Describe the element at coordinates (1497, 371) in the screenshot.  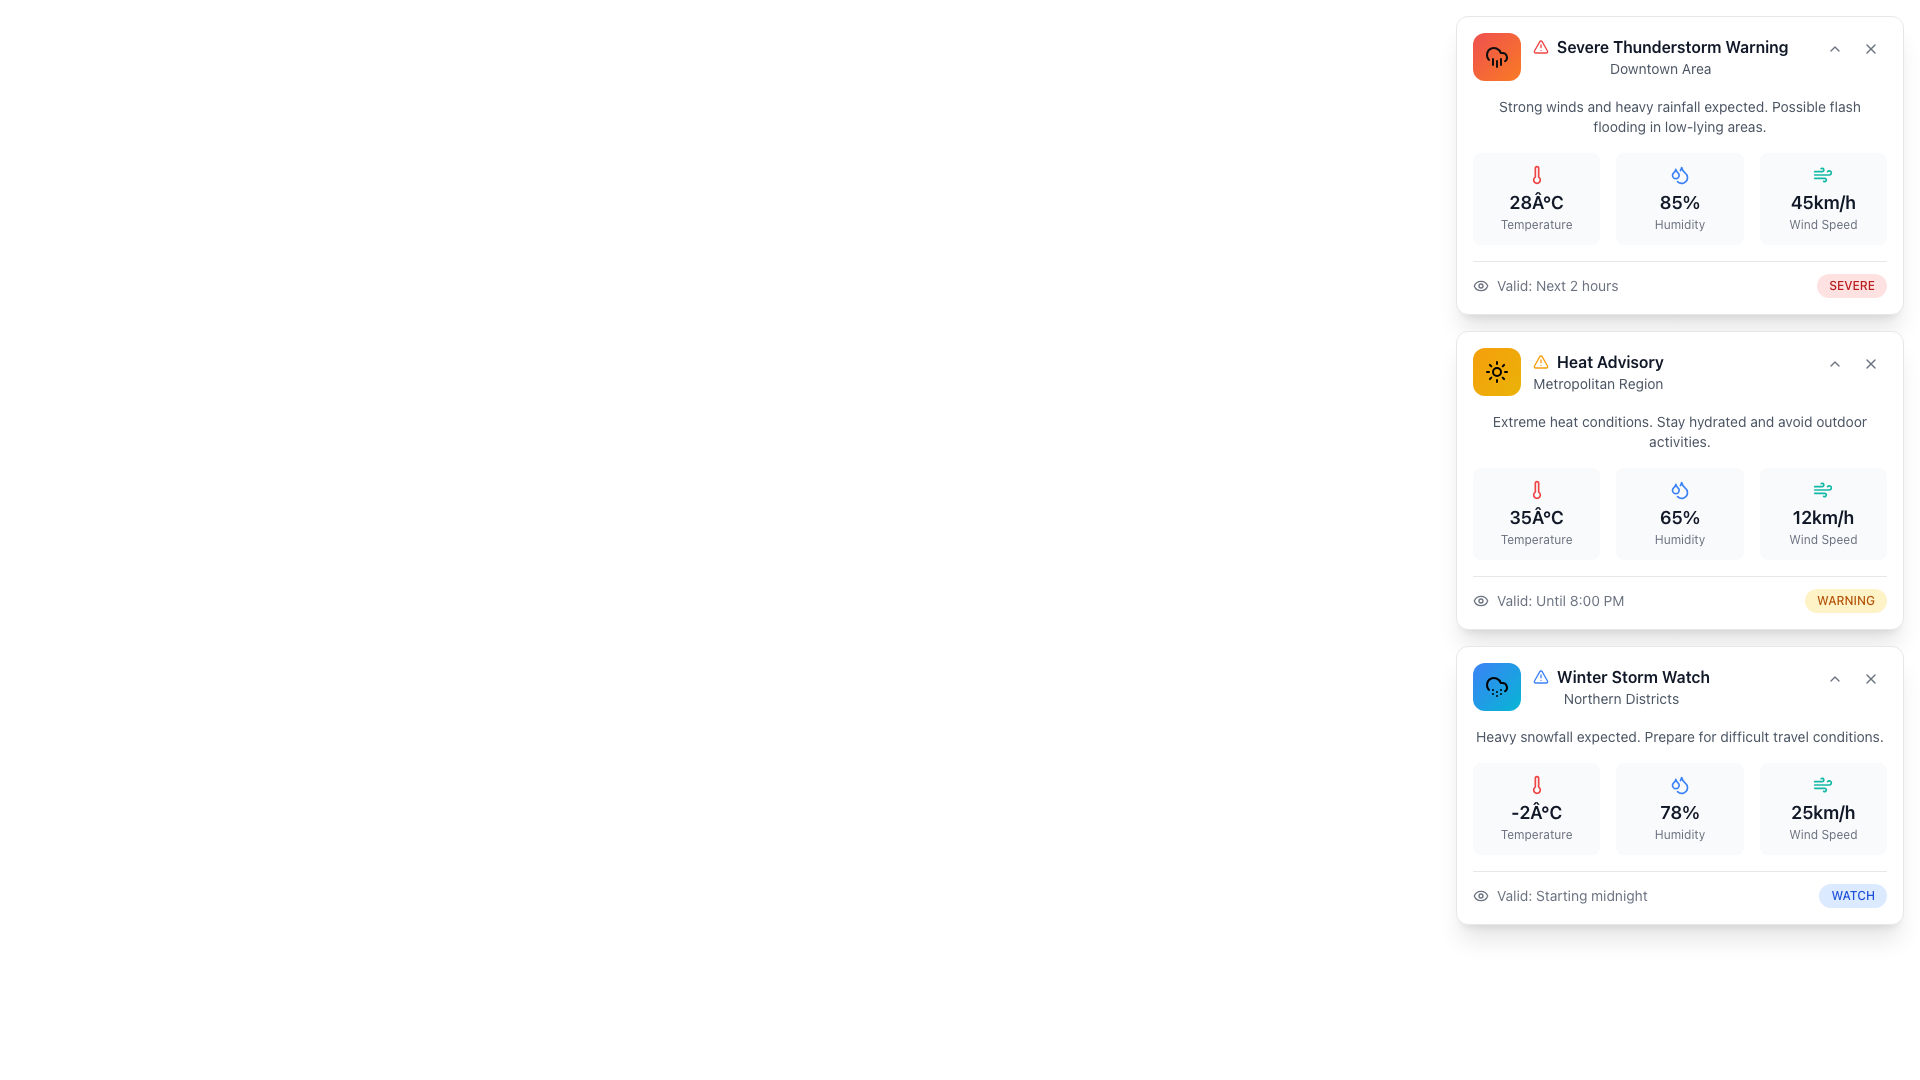
I see `the sun icon, which is a minimalistic SVG icon with a yellow gradient background located in the top-left corner of the heat advisory card` at that location.